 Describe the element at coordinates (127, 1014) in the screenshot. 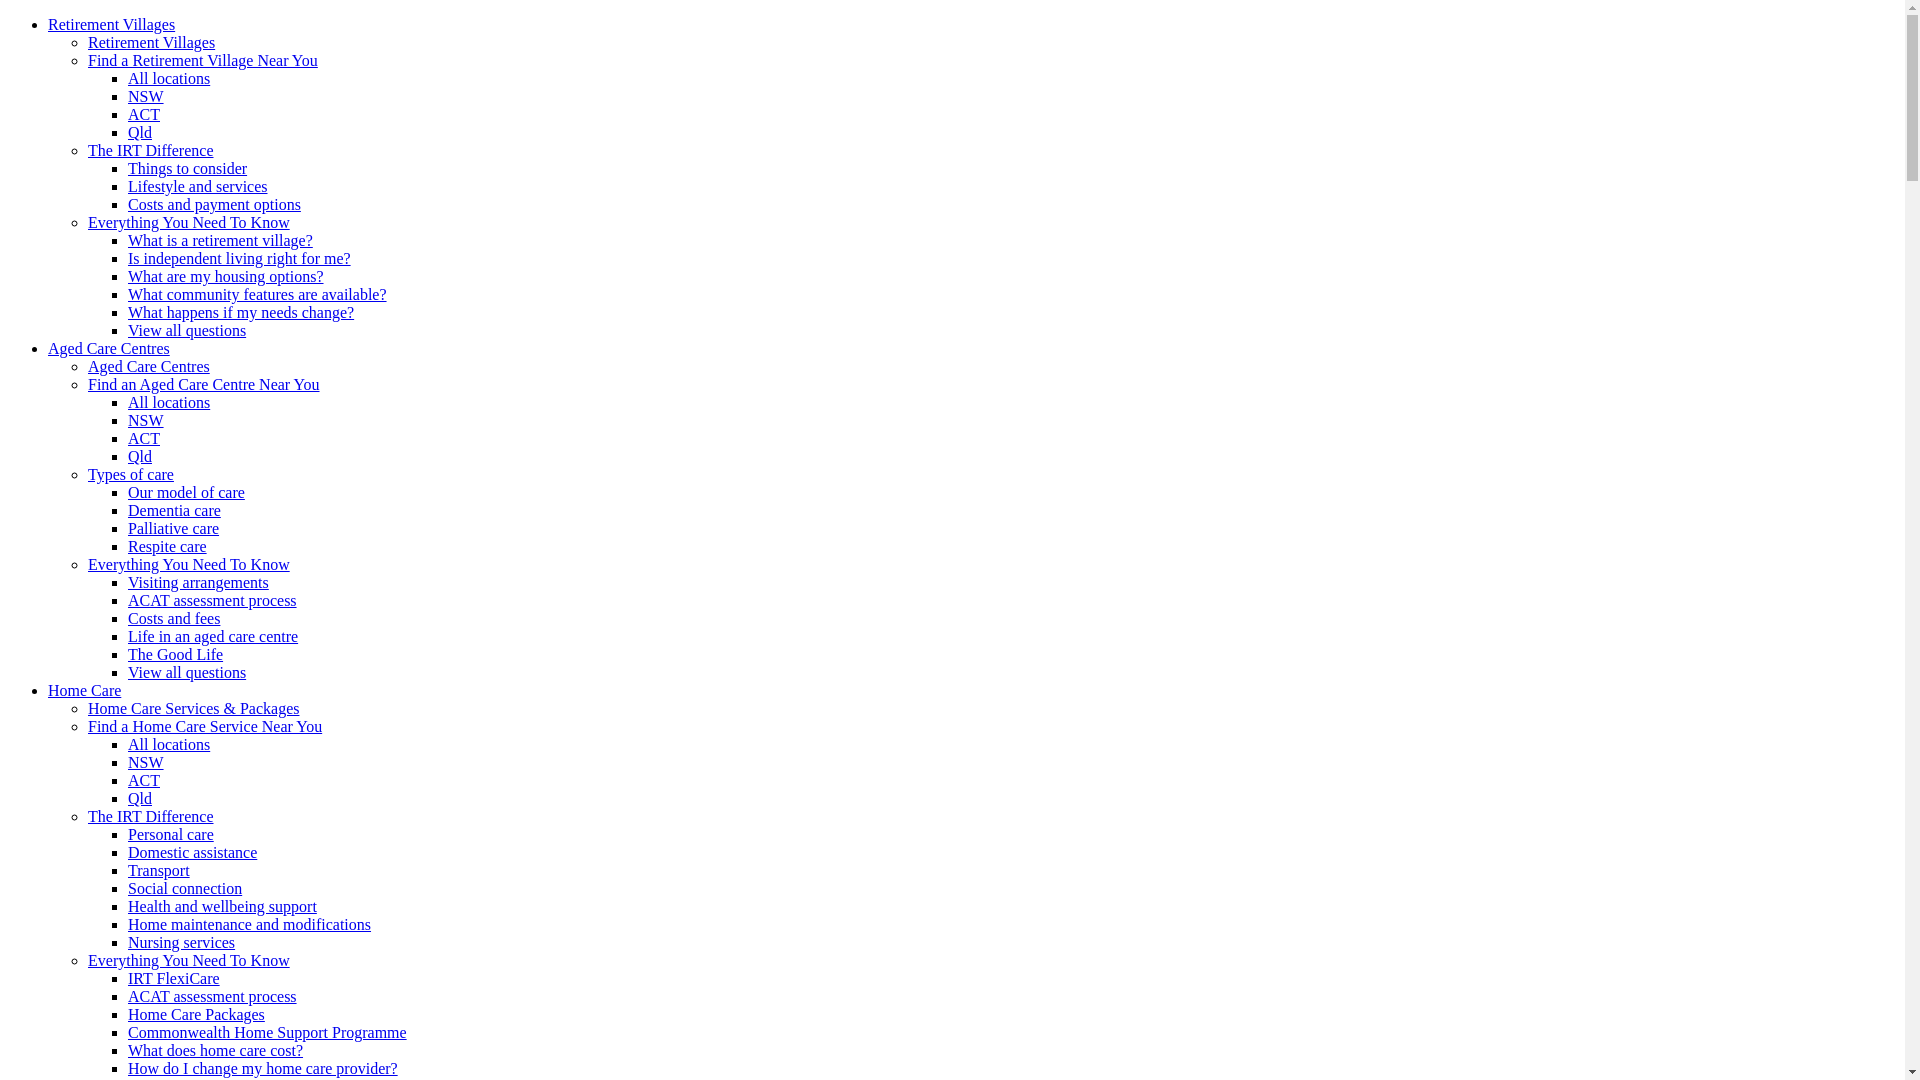

I see `'Home Care Packages'` at that location.